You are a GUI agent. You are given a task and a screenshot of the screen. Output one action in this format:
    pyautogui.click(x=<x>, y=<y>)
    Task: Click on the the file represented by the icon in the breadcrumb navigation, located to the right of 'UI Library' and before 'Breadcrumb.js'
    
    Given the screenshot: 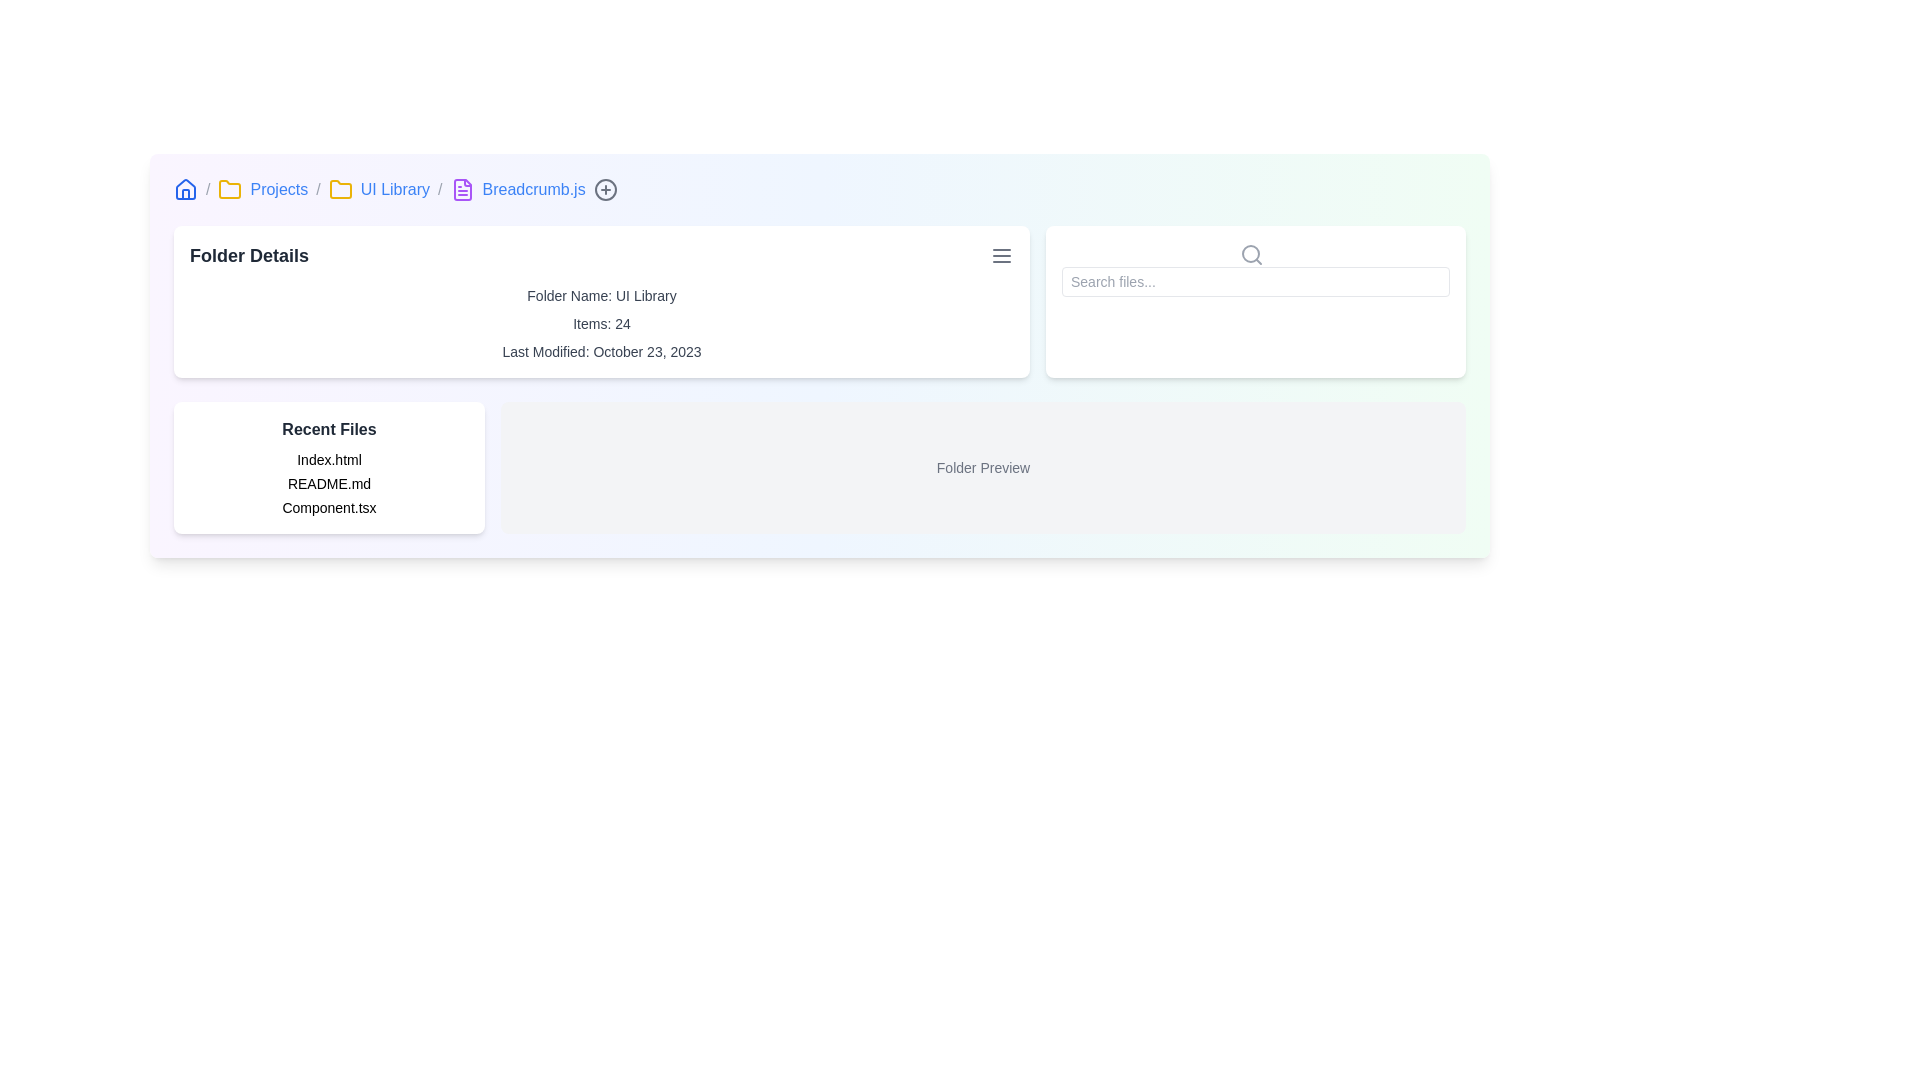 What is the action you would take?
    pyautogui.click(x=461, y=189)
    